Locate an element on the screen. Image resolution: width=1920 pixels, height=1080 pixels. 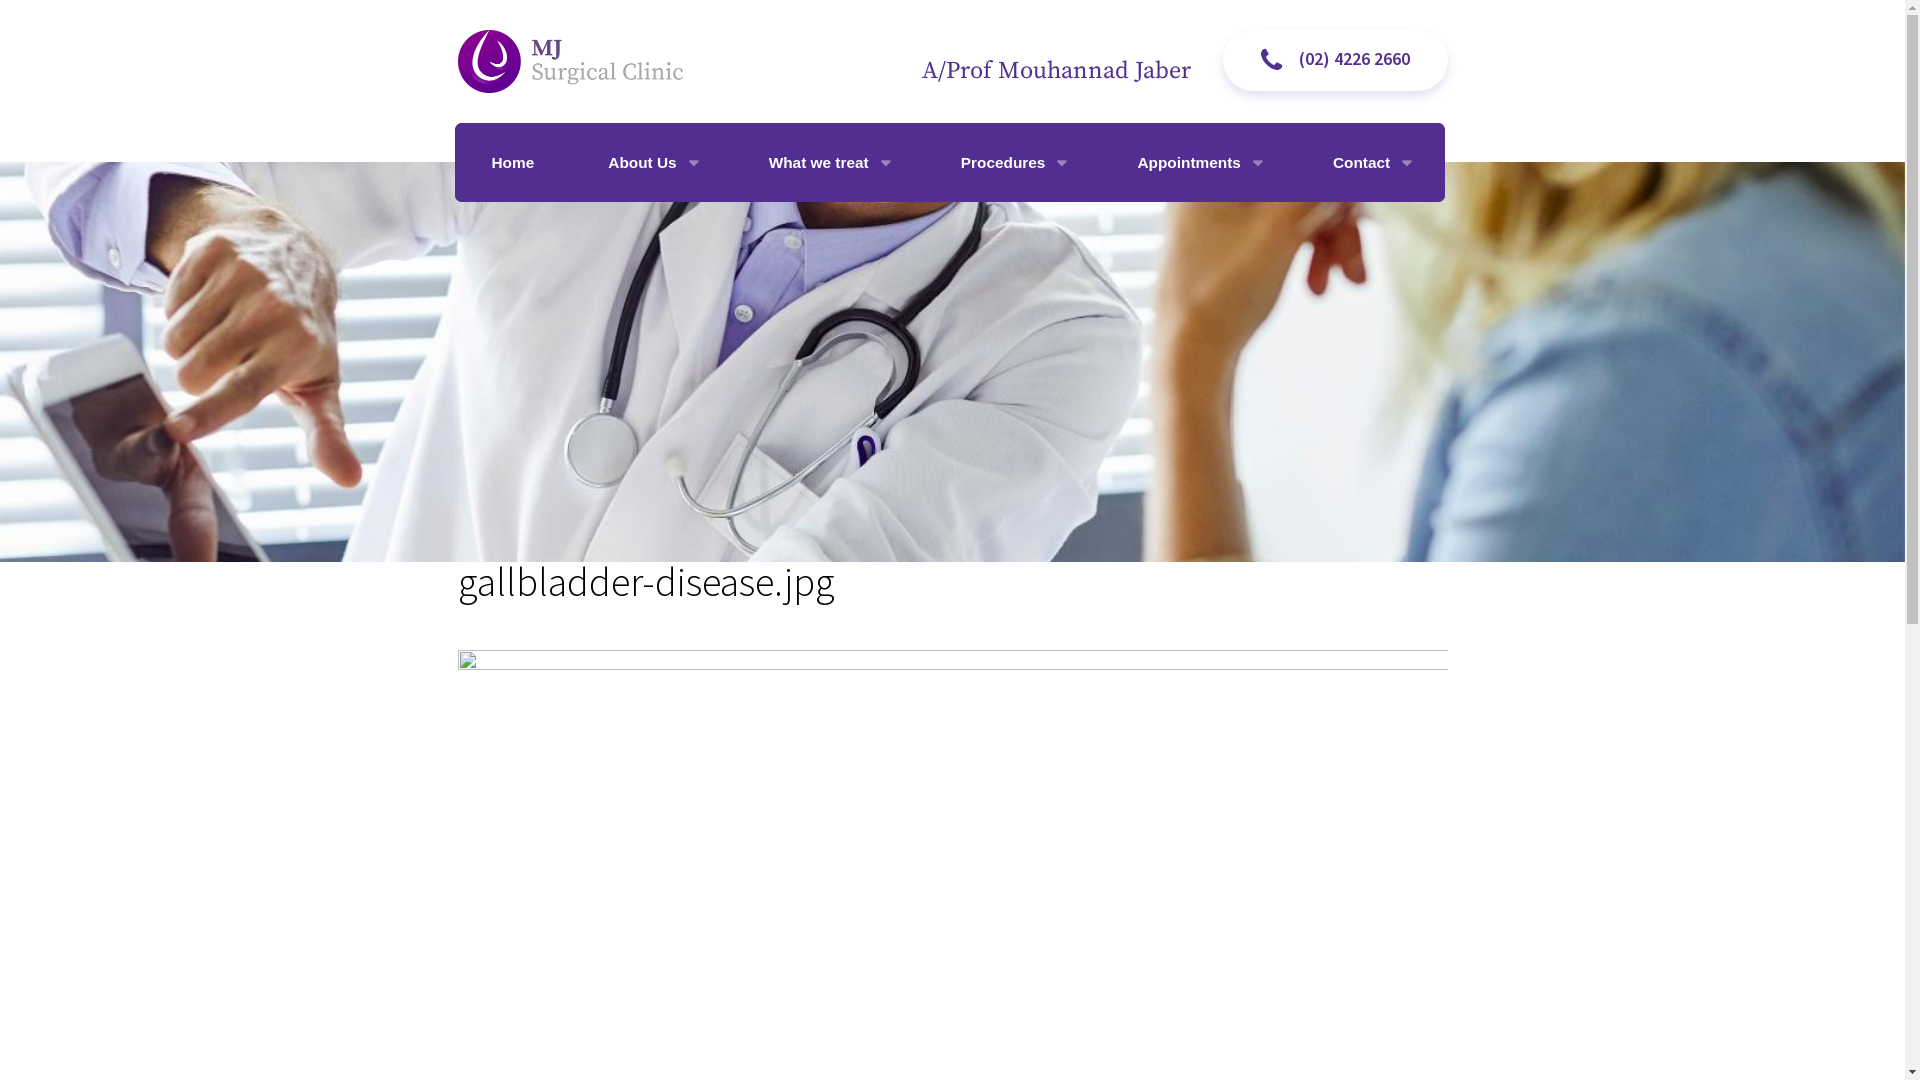
'Home' is located at coordinates (512, 161).